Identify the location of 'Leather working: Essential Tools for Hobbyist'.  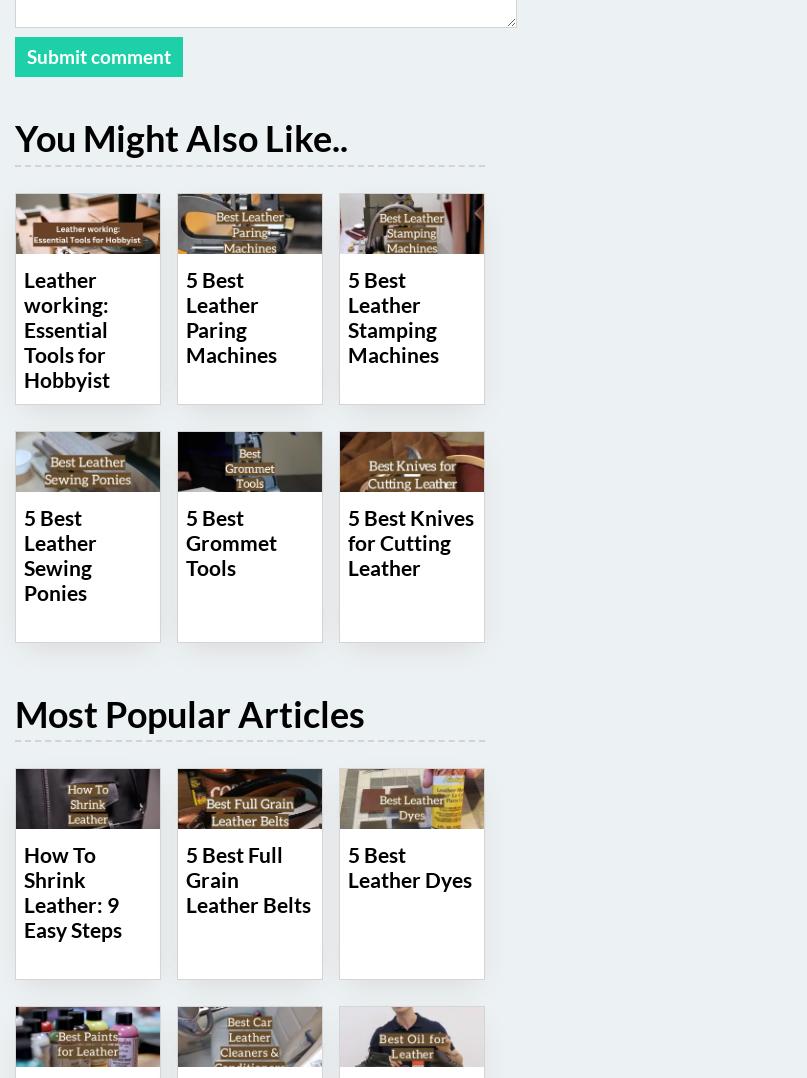
(66, 328).